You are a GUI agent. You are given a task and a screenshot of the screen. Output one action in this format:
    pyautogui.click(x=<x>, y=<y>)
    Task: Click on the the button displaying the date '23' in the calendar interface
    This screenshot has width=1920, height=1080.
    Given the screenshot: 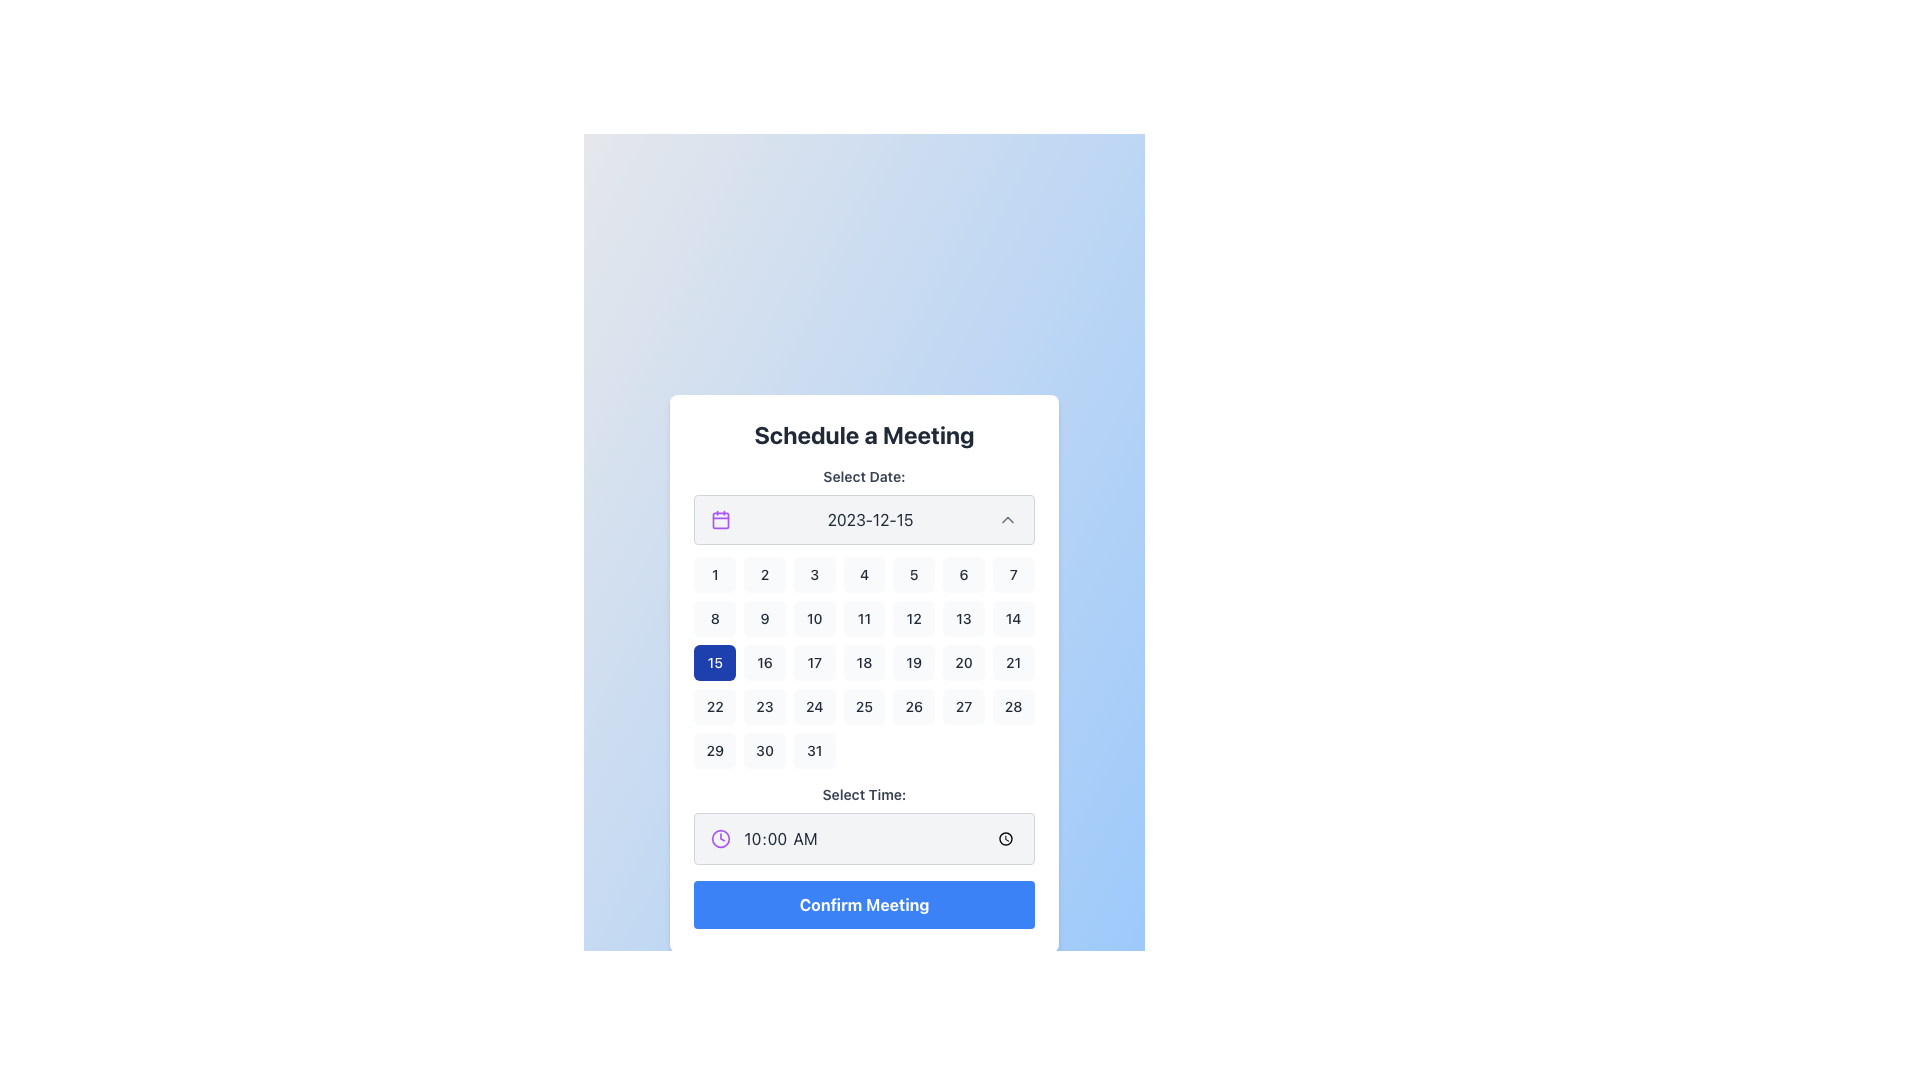 What is the action you would take?
    pyautogui.click(x=763, y=705)
    